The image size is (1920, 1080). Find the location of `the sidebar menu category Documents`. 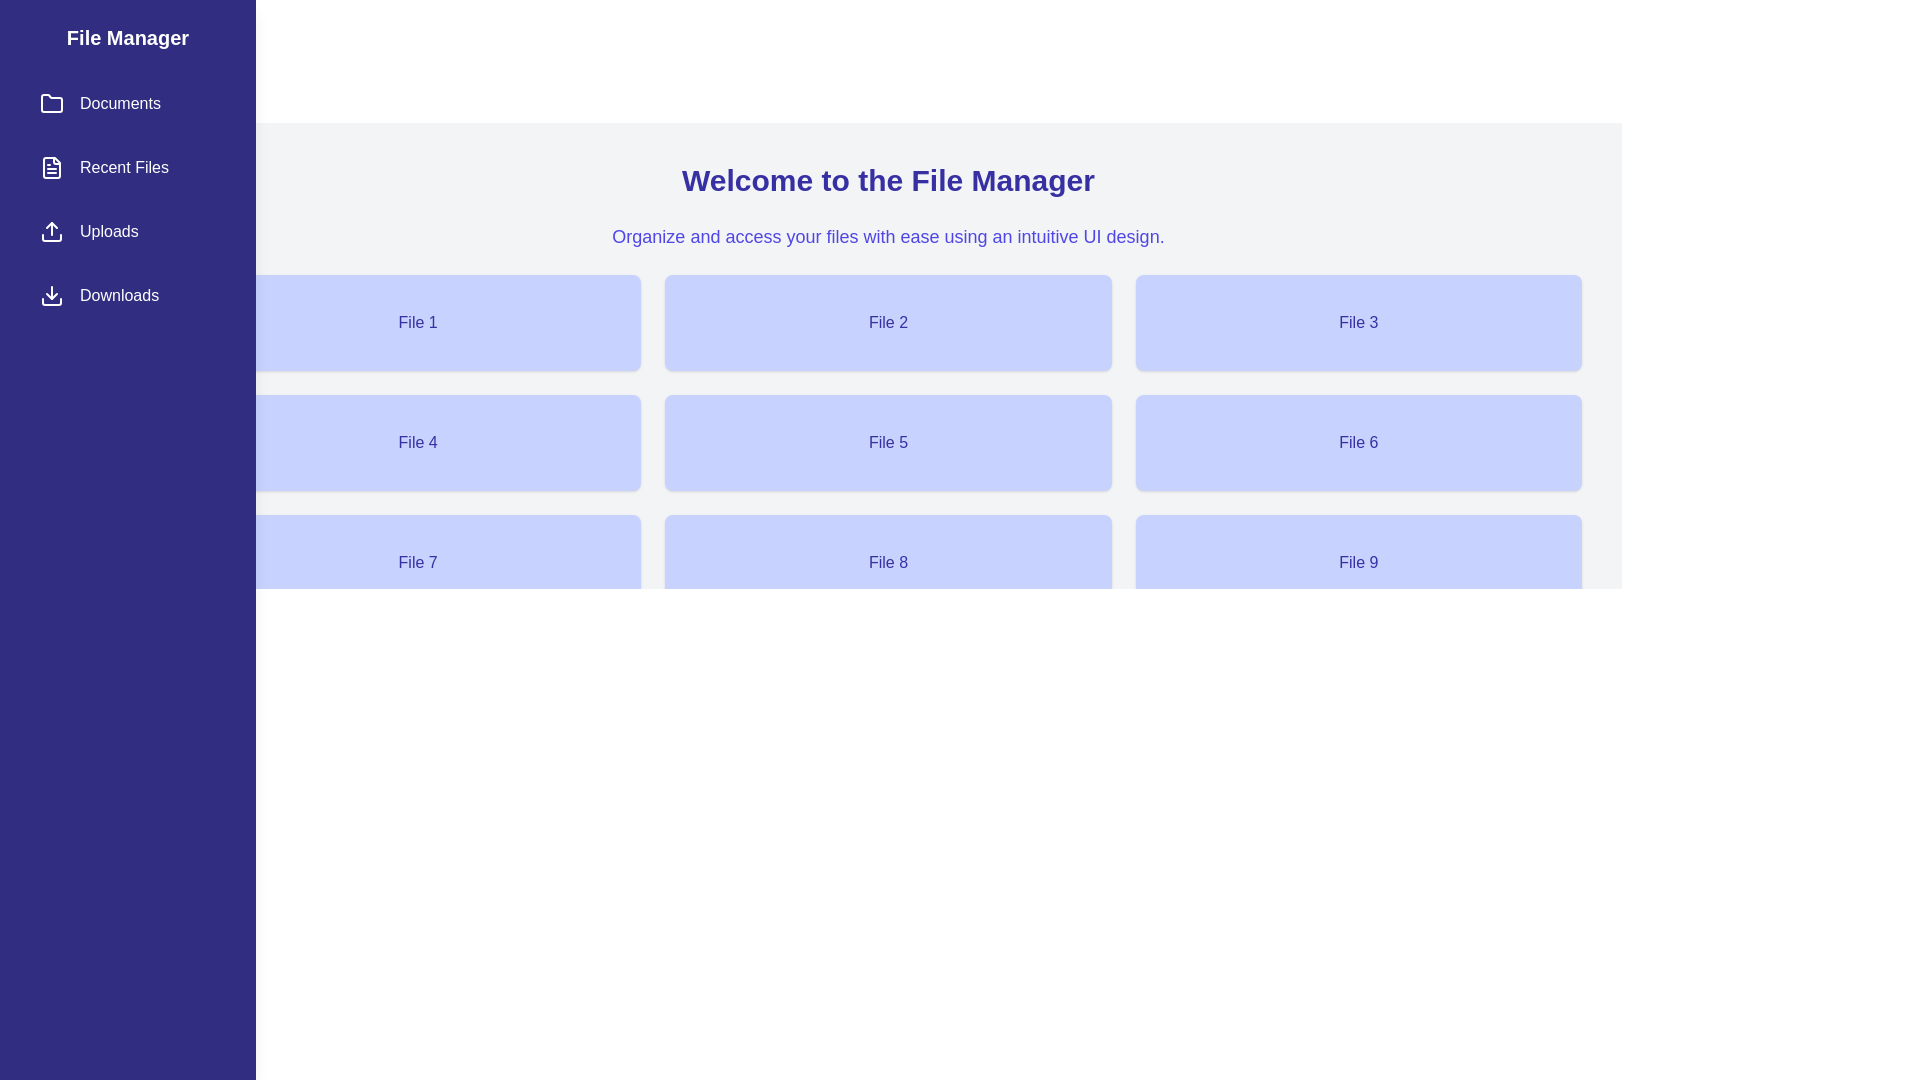

the sidebar menu category Documents is located at coordinates (127, 104).